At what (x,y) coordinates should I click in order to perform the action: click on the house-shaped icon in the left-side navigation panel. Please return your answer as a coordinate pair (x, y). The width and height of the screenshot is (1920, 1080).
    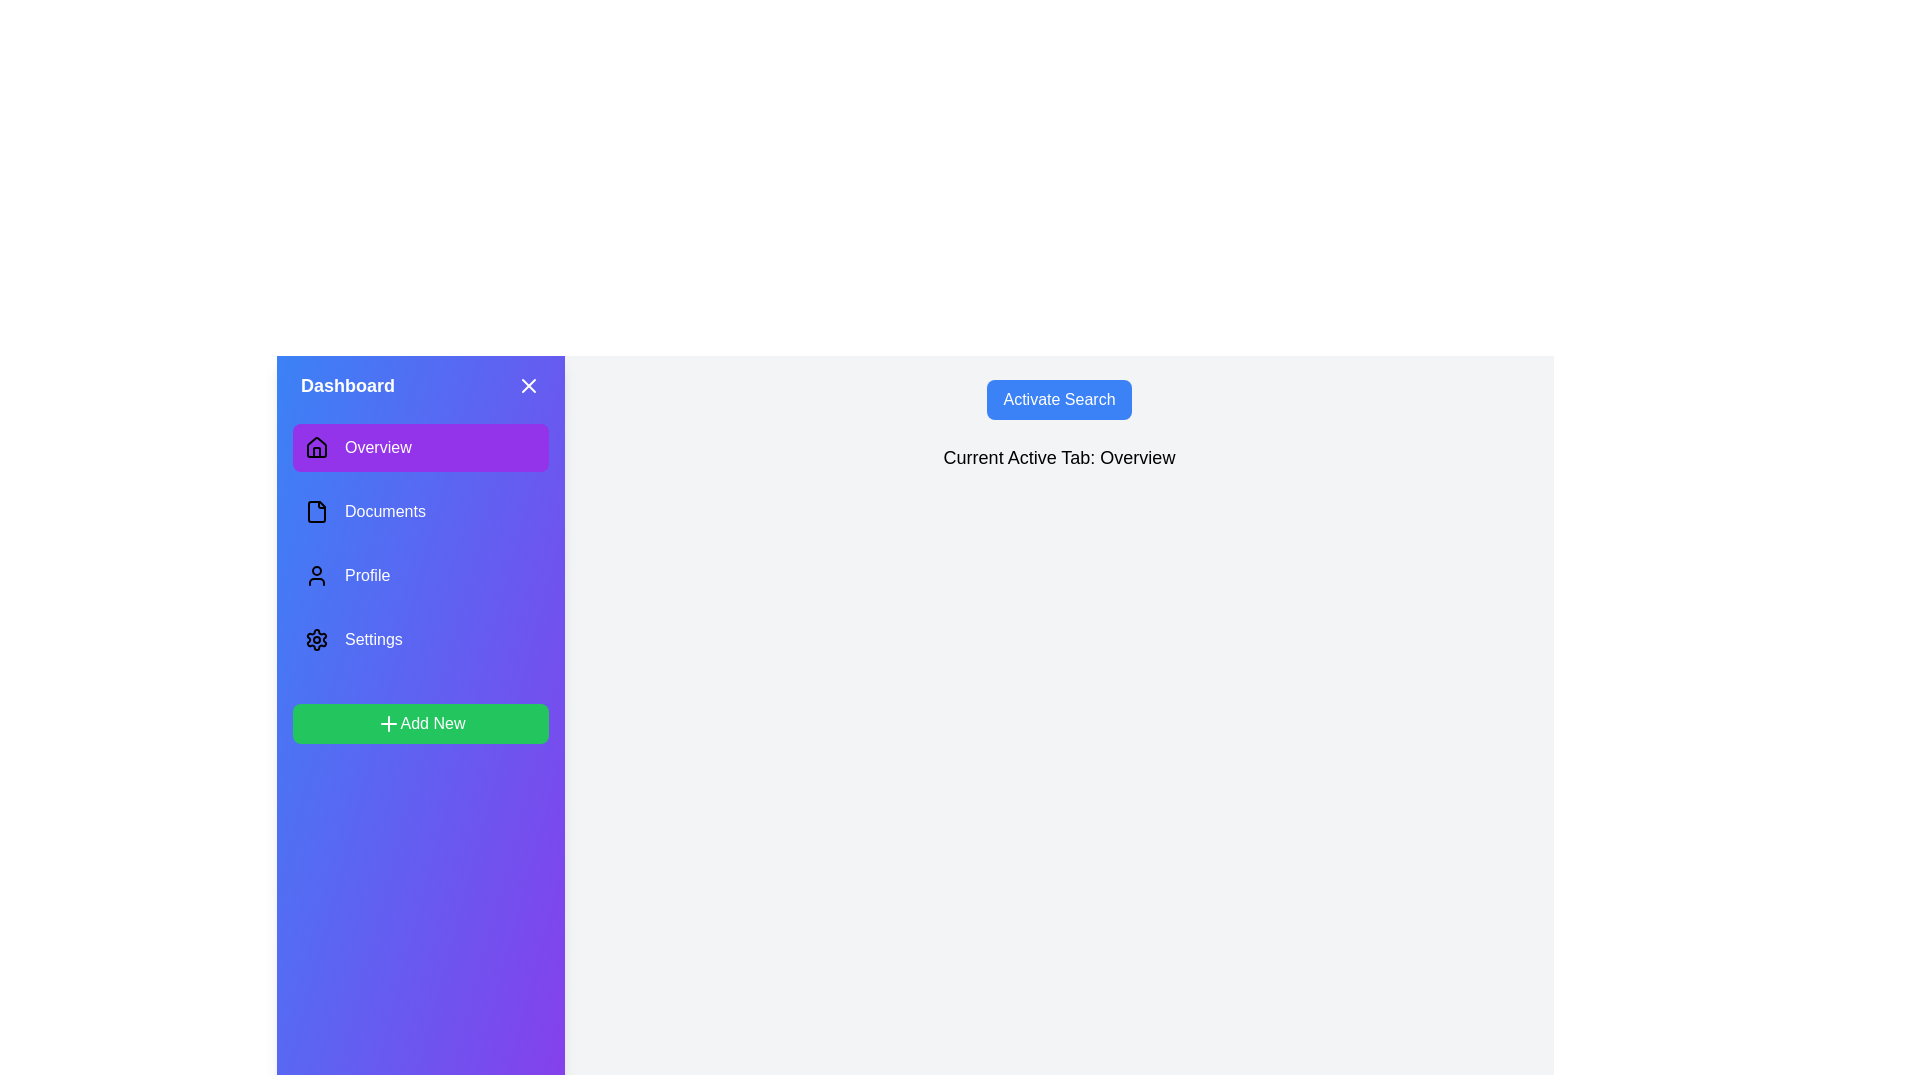
    Looking at the image, I should click on (315, 446).